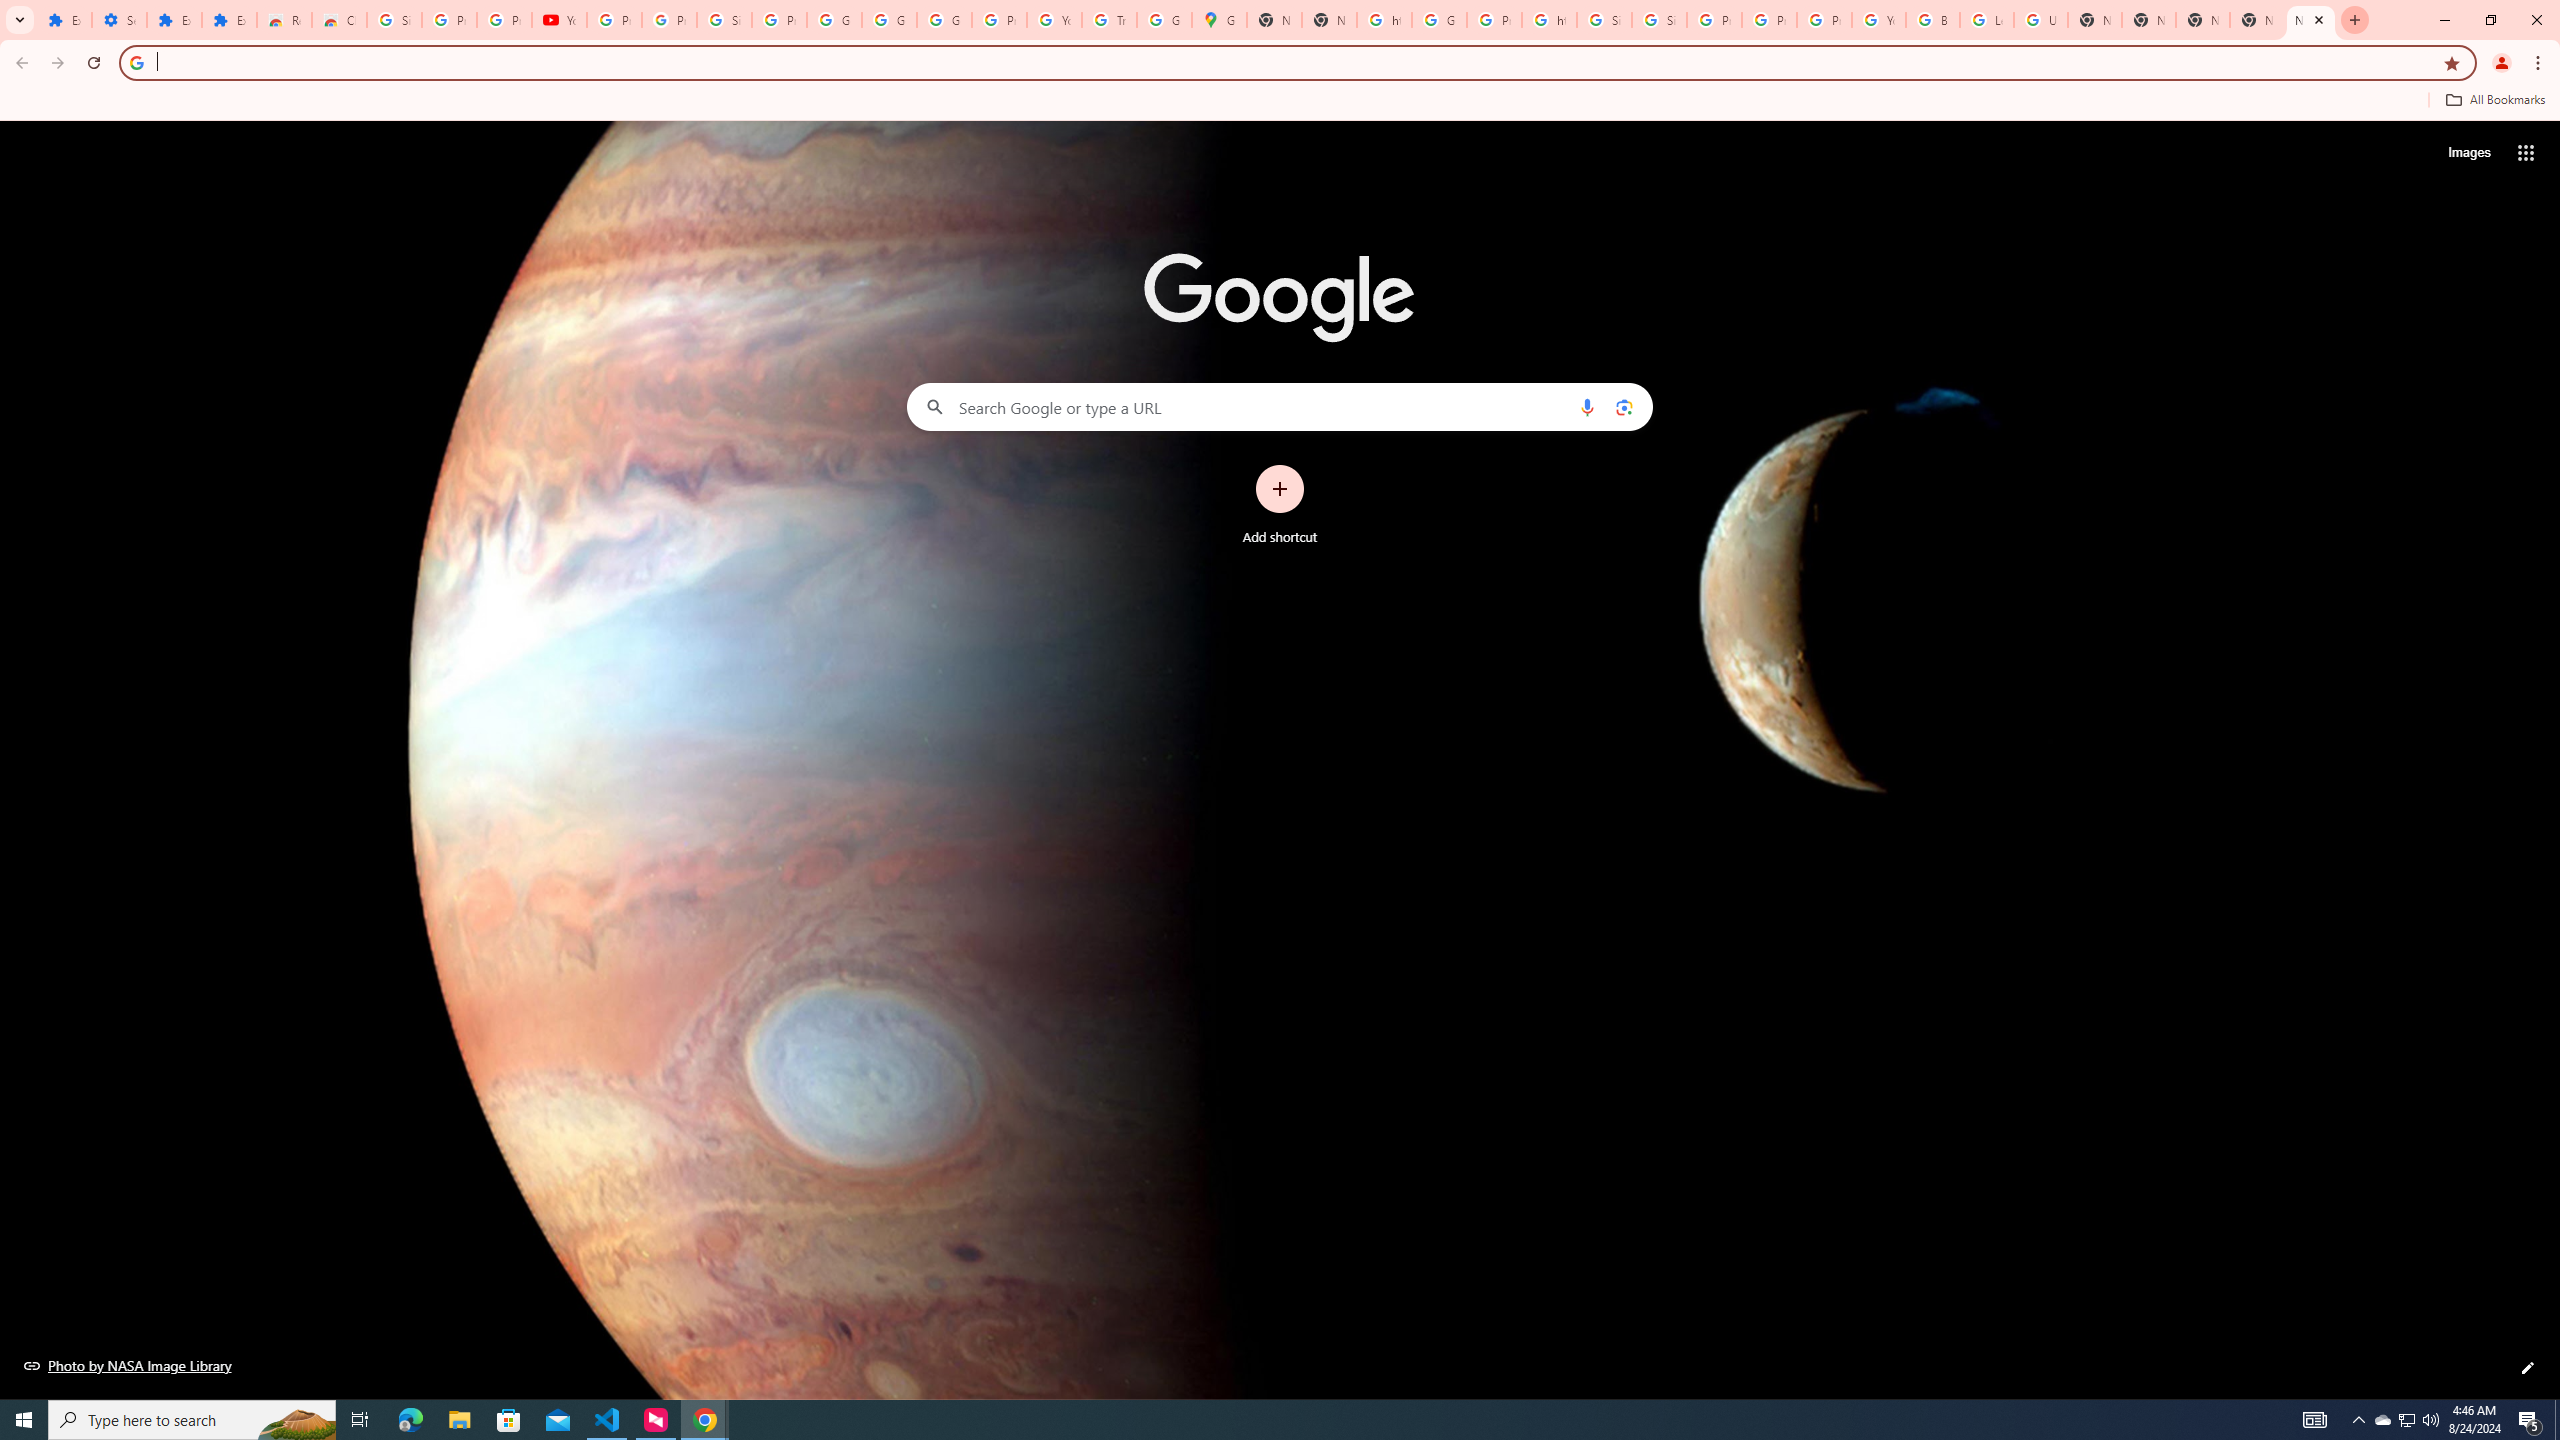 This screenshot has width=2560, height=1440. Describe the element at coordinates (1549, 19) in the screenshot. I see `'https://scholar.google.com/'` at that location.